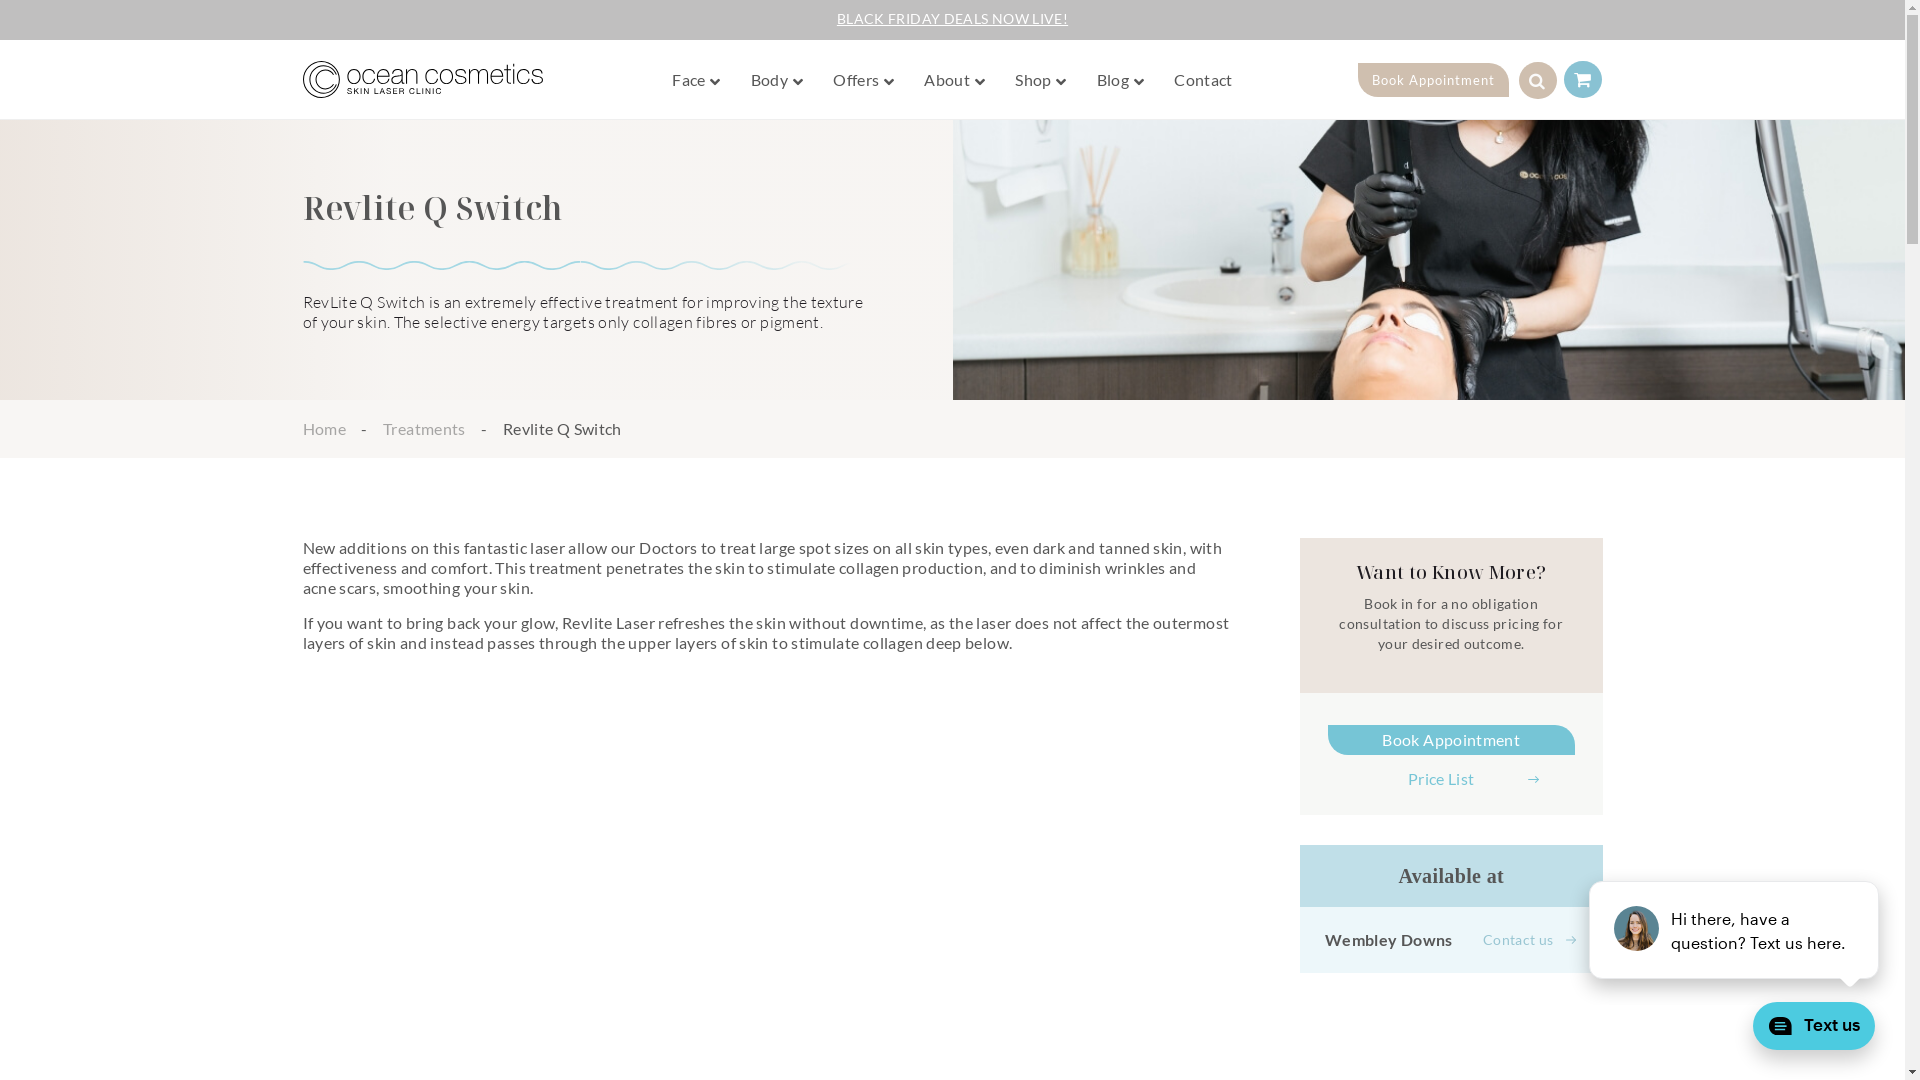  I want to click on 'Treatments', so click(423, 427).